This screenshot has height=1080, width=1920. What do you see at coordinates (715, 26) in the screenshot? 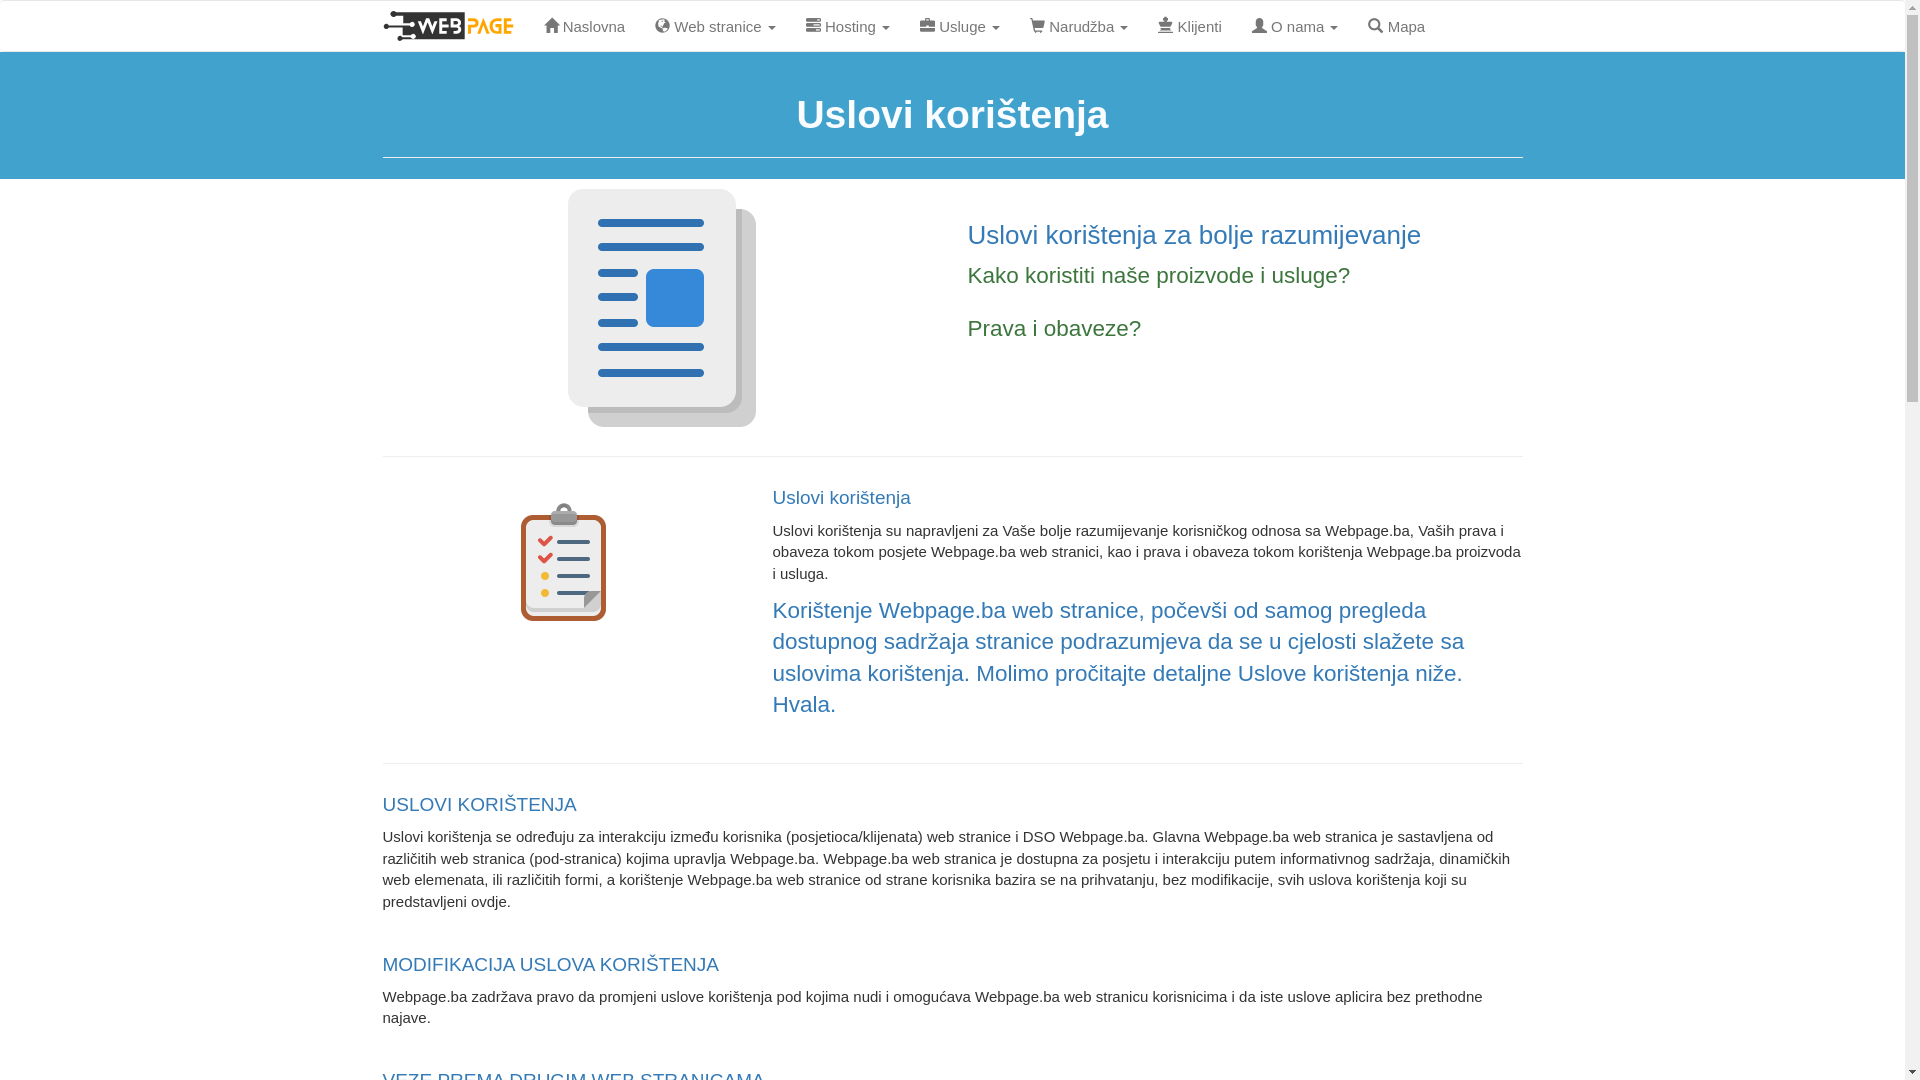
I see `'Web stranice'` at bounding box center [715, 26].